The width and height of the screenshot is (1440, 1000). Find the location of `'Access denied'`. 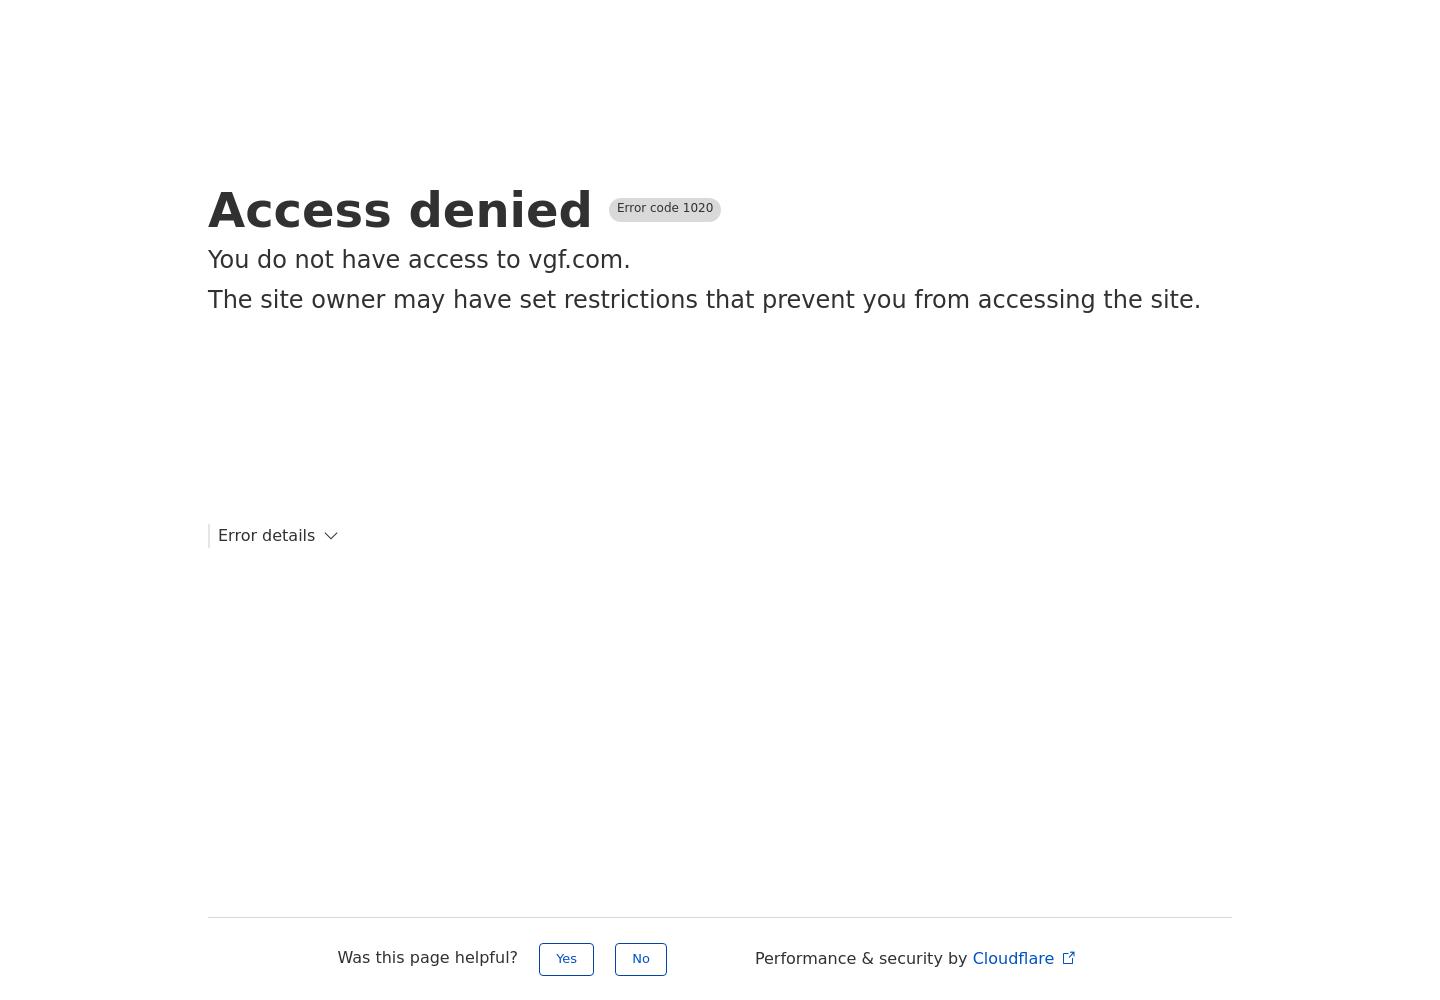

'Access denied' is located at coordinates (399, 209).